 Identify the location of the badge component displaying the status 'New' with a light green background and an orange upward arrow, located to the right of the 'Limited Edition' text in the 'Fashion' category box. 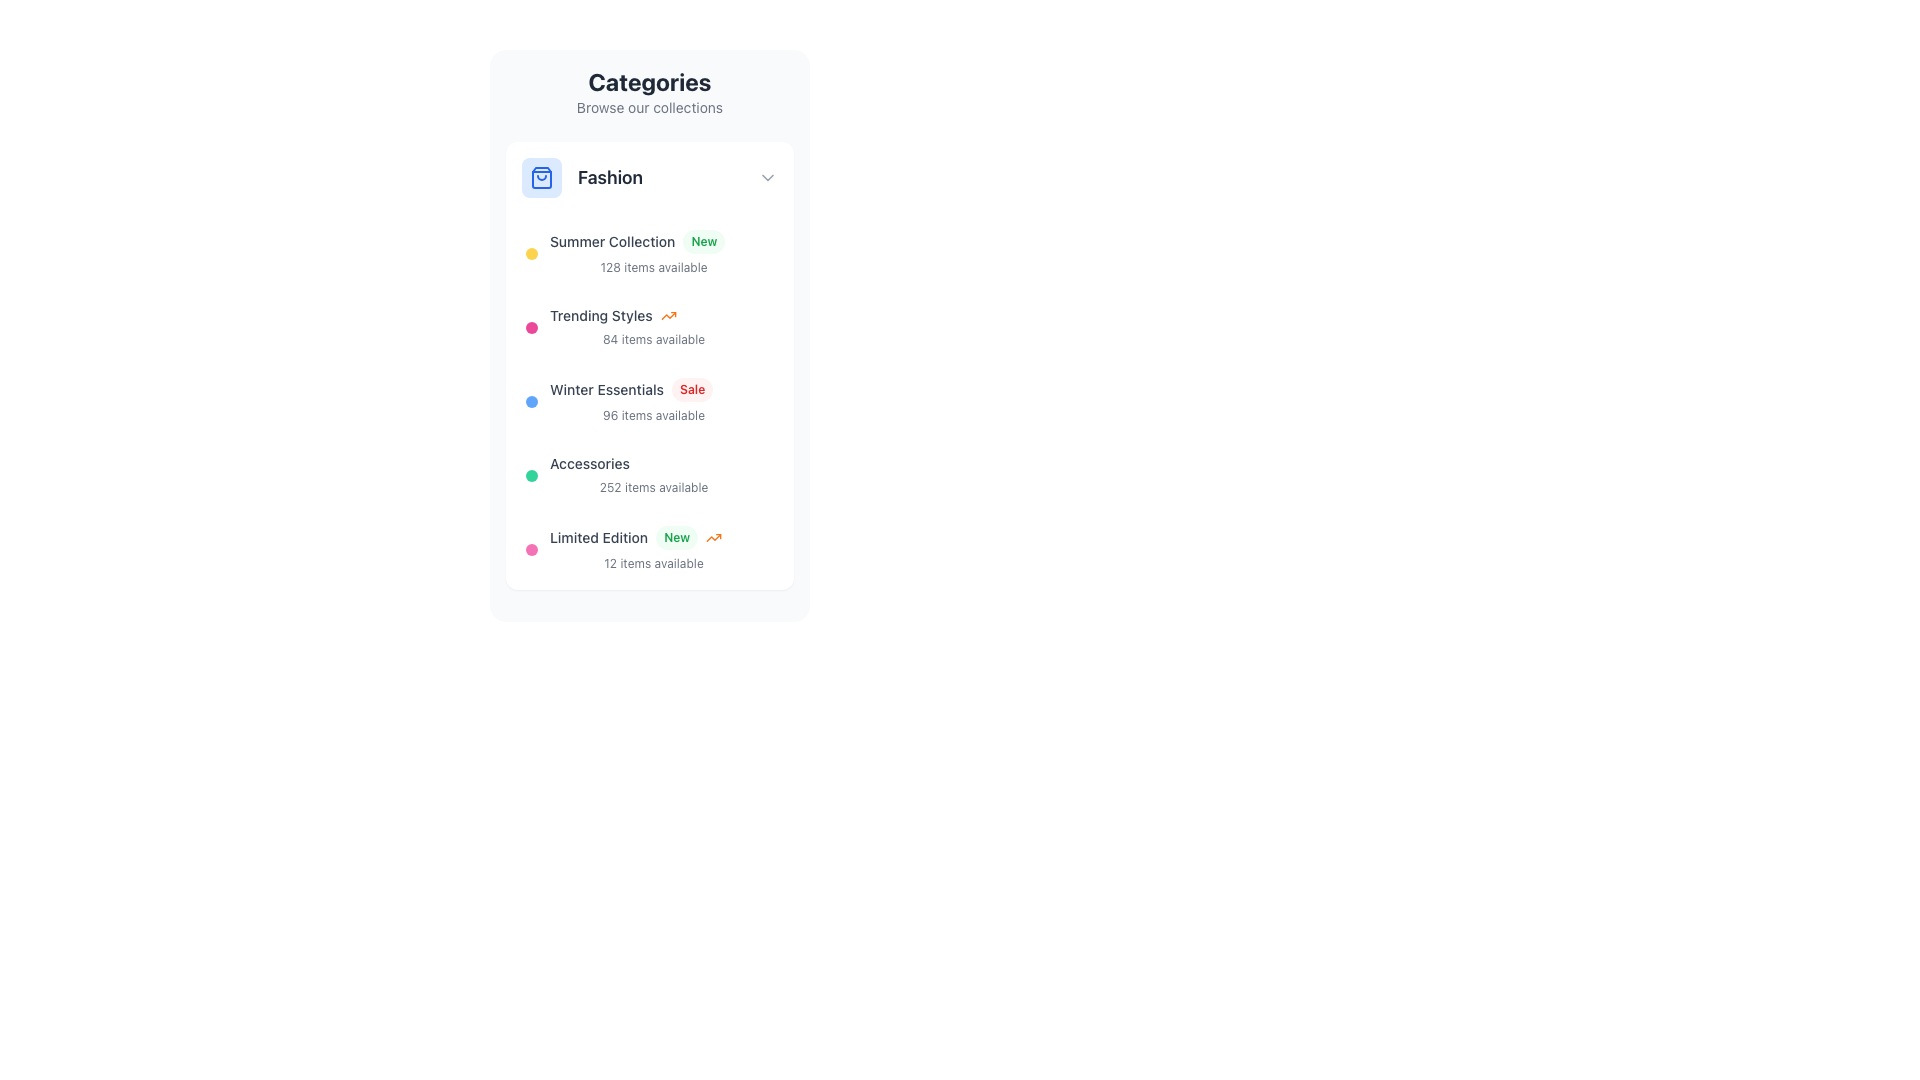
(689, 536).